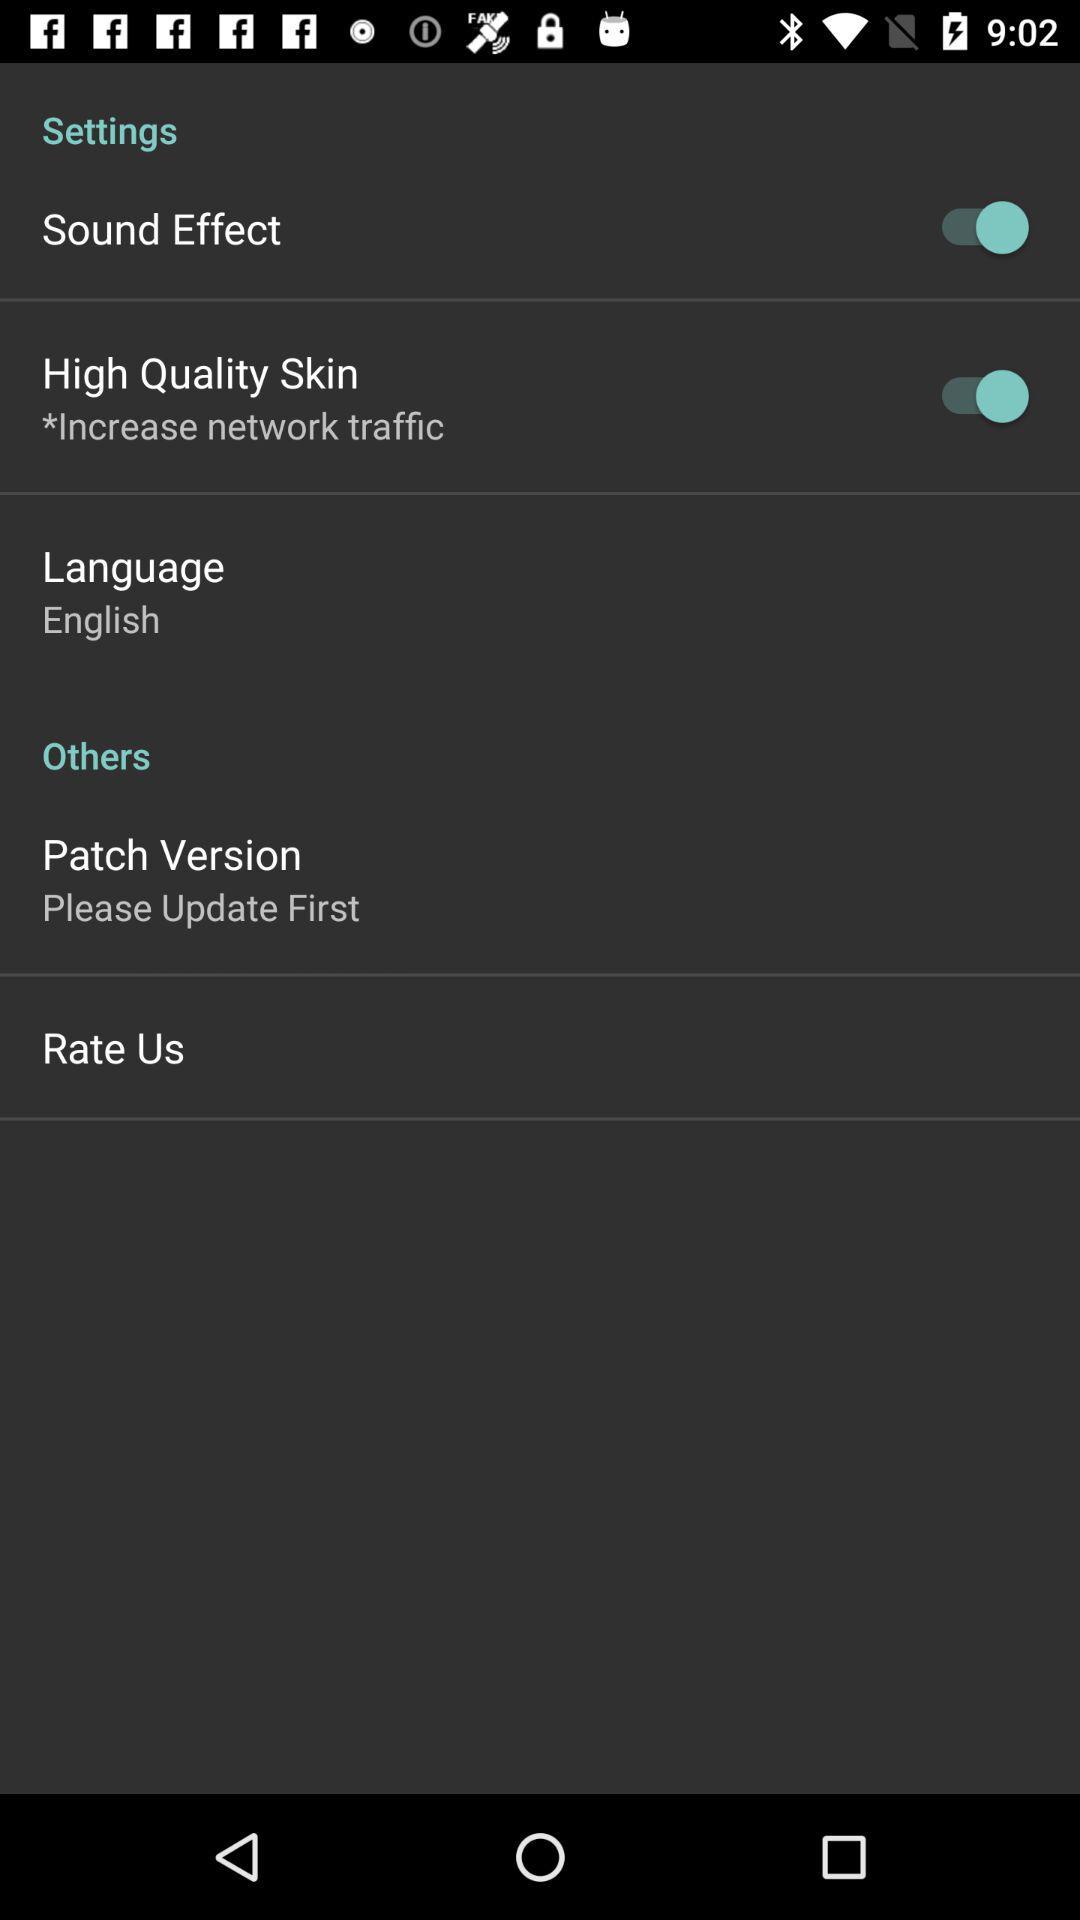 The width and height of the screenshot is (1080, 1920). Describe the element at coordinates (113, 1045) in the screenshot. I see `rate us item` at that location.